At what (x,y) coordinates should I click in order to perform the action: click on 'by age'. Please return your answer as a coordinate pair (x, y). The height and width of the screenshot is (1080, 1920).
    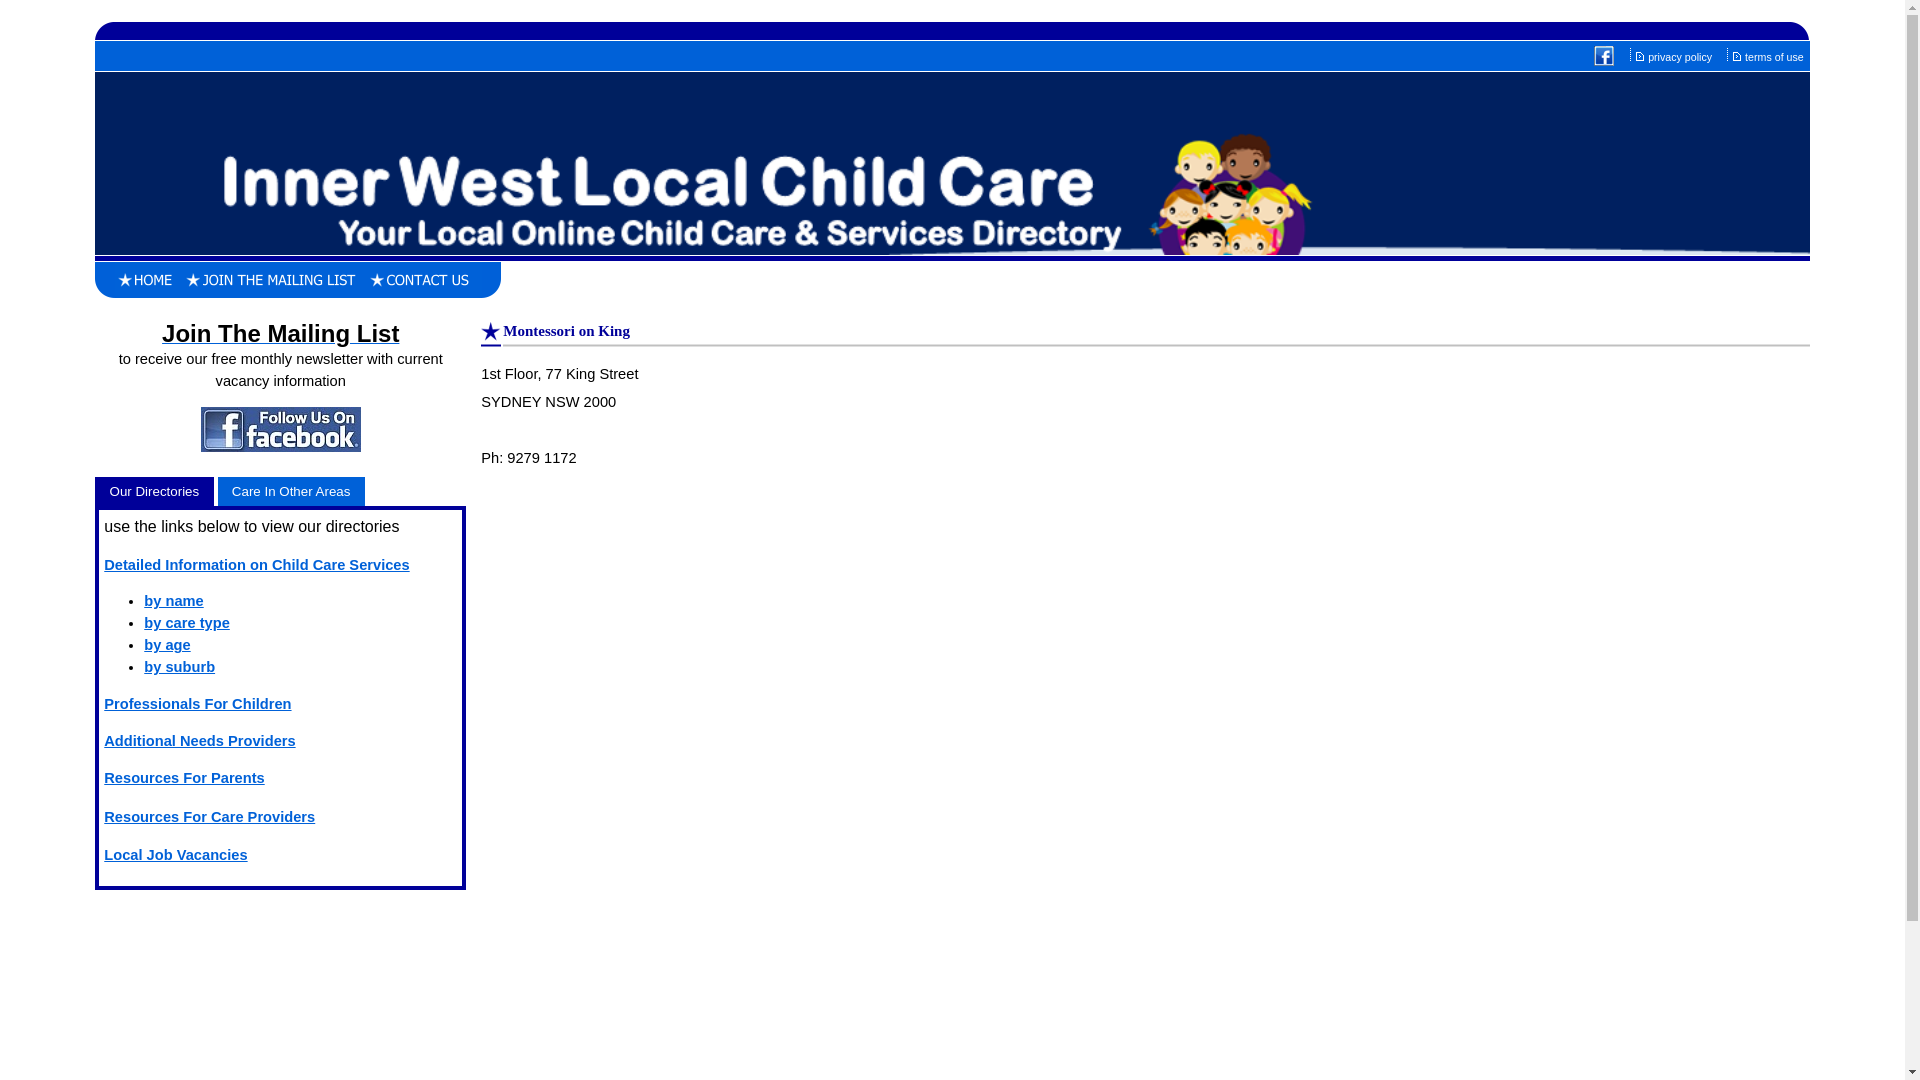
    Looking at the image, I should click on (143, 644).